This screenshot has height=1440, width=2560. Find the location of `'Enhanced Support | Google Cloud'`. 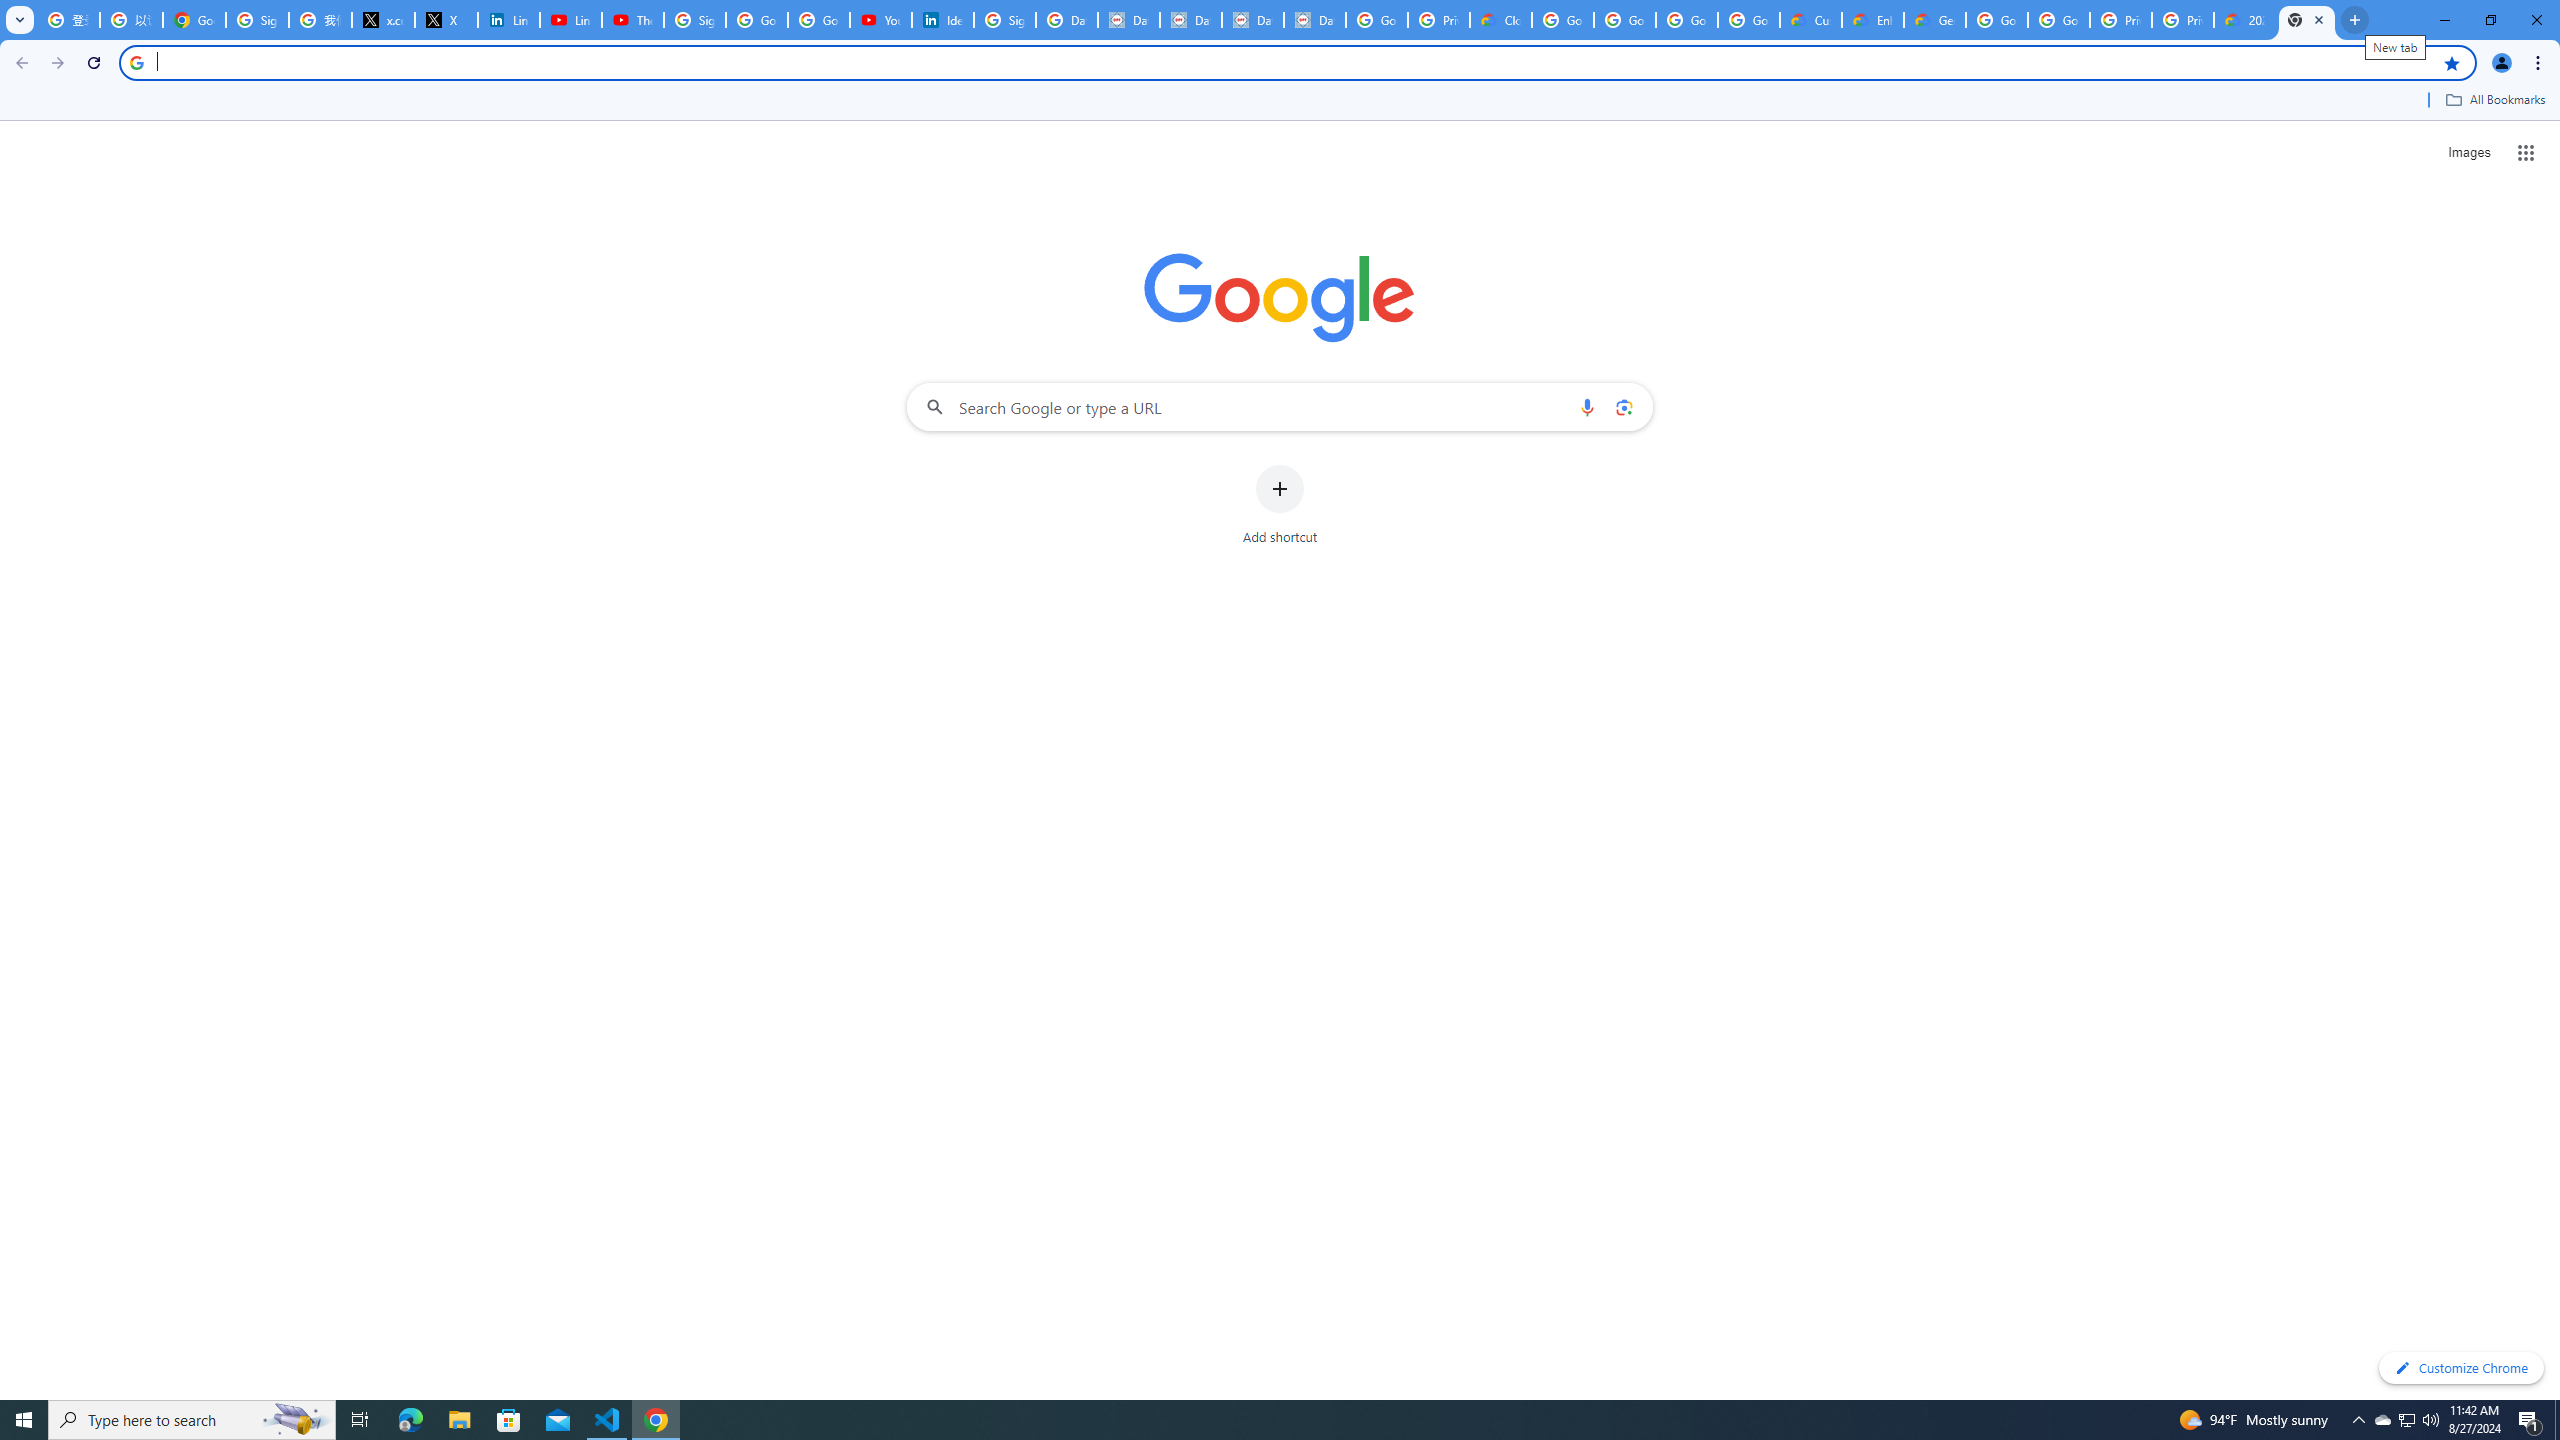

'Enhanced Support | Google Cloud' is located at coordinates (1871, 19).